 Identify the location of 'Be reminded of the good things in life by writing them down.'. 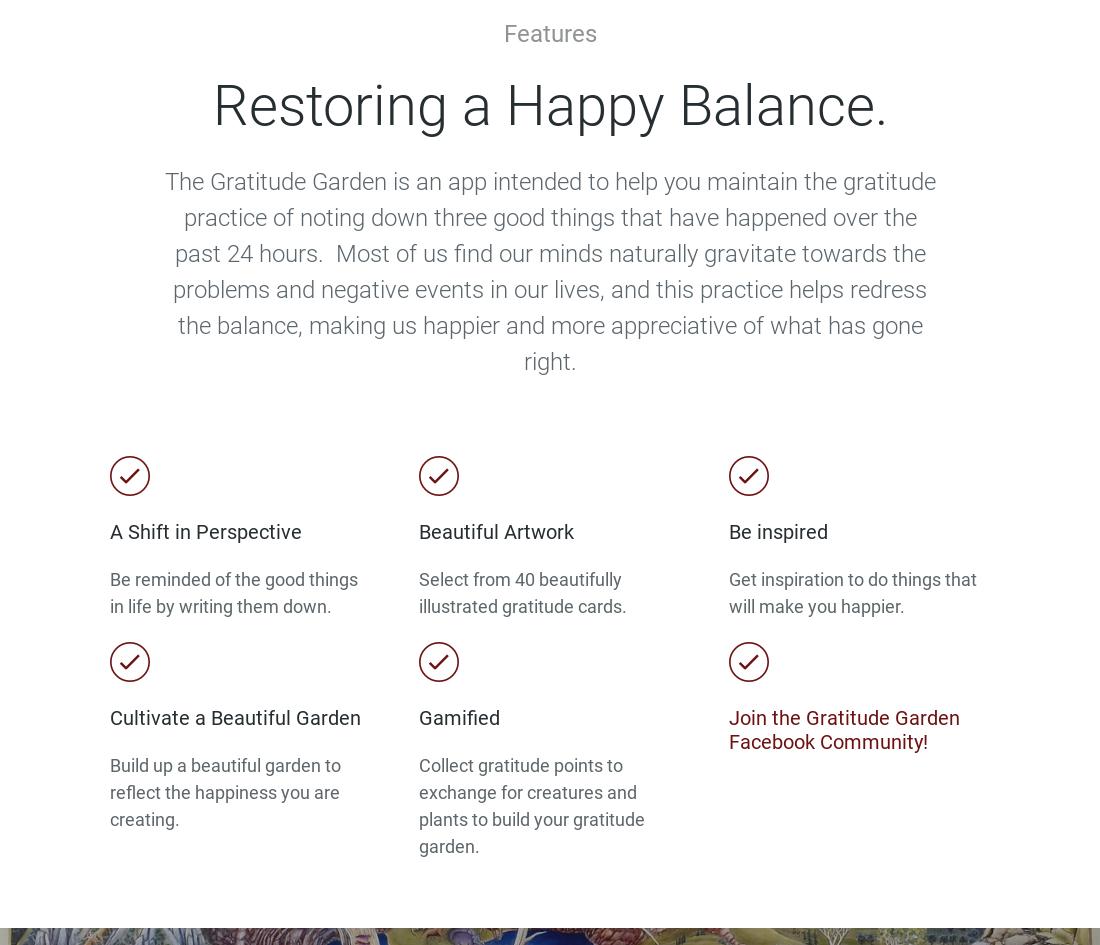
(233, 592).